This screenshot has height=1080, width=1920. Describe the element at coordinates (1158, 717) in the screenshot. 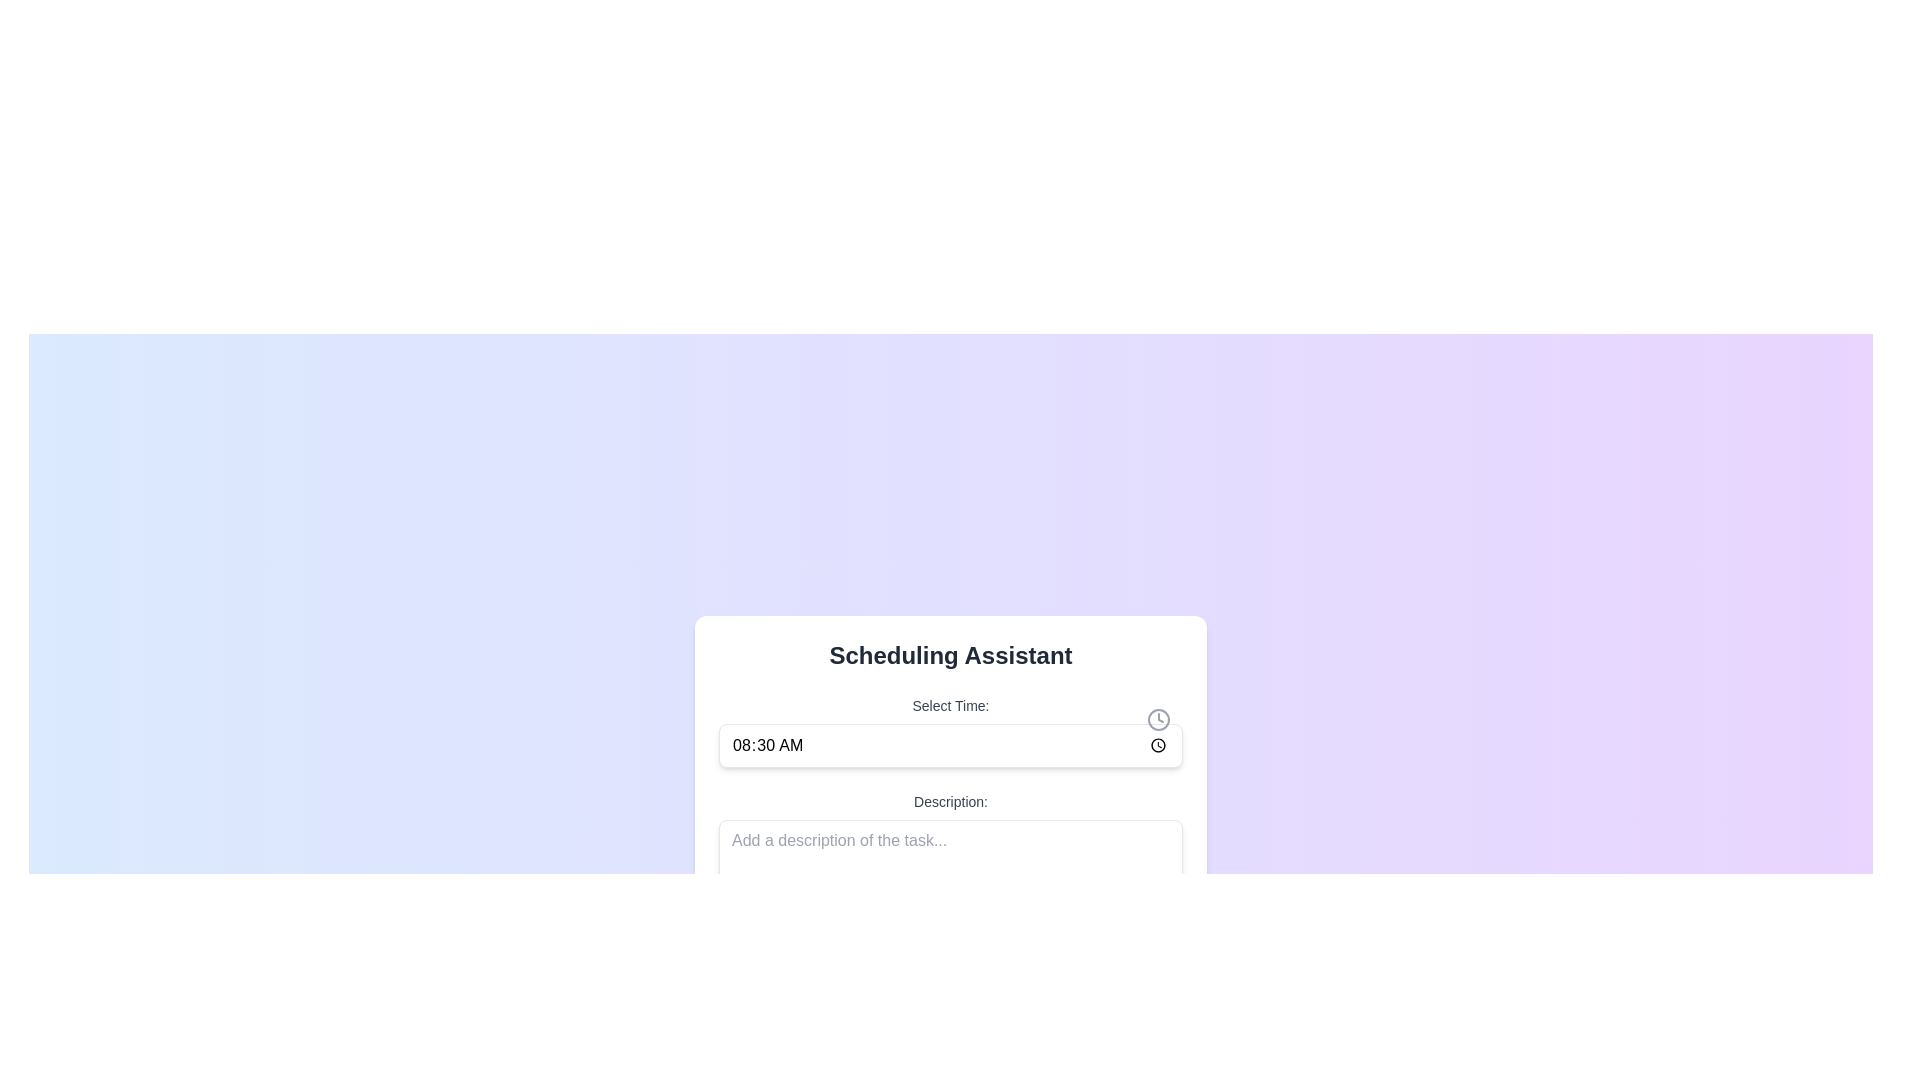

I see `the outer circle of the clock icon, which has a gray border and is located on the right side of the time input field in the 'Select Time' section of the 'Scheduling Assistant' interface` at that location.